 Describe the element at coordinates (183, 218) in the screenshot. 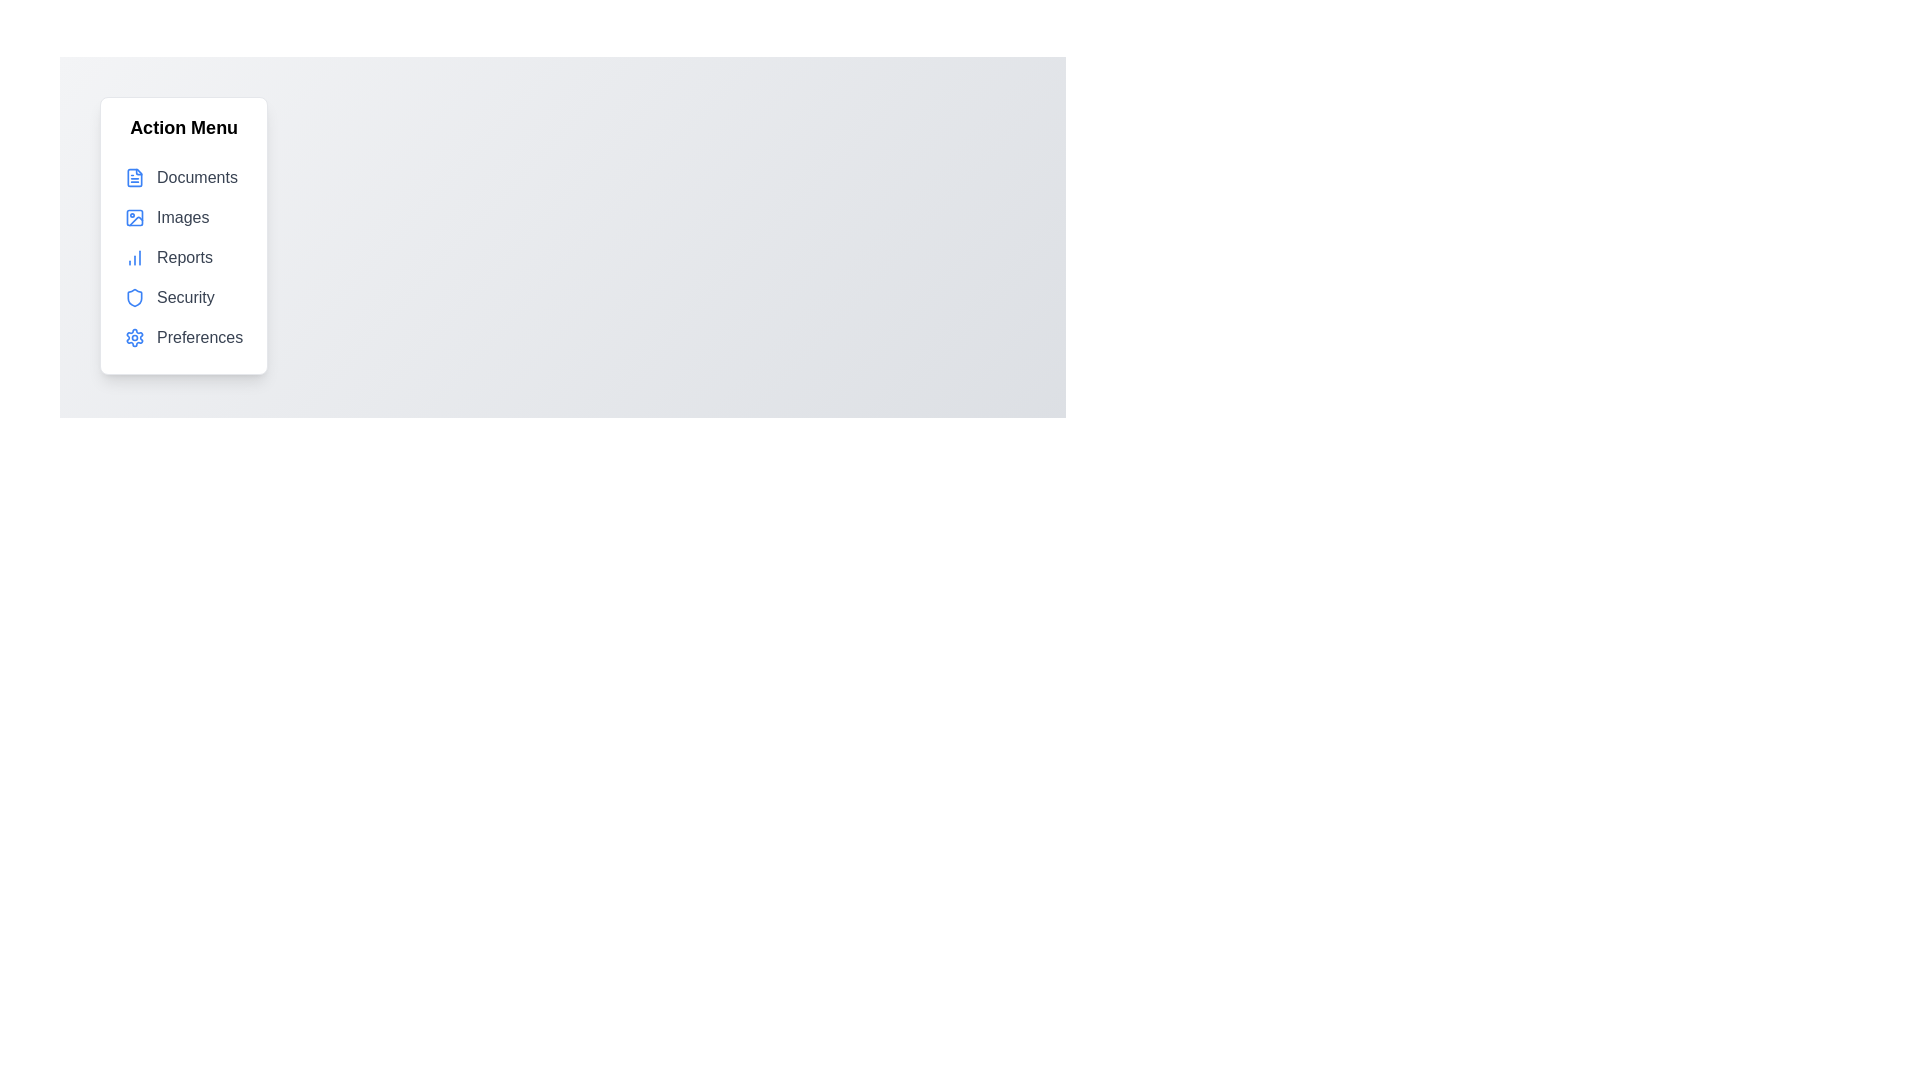

I see `the menu item labeled Images to highlight it` at that location.